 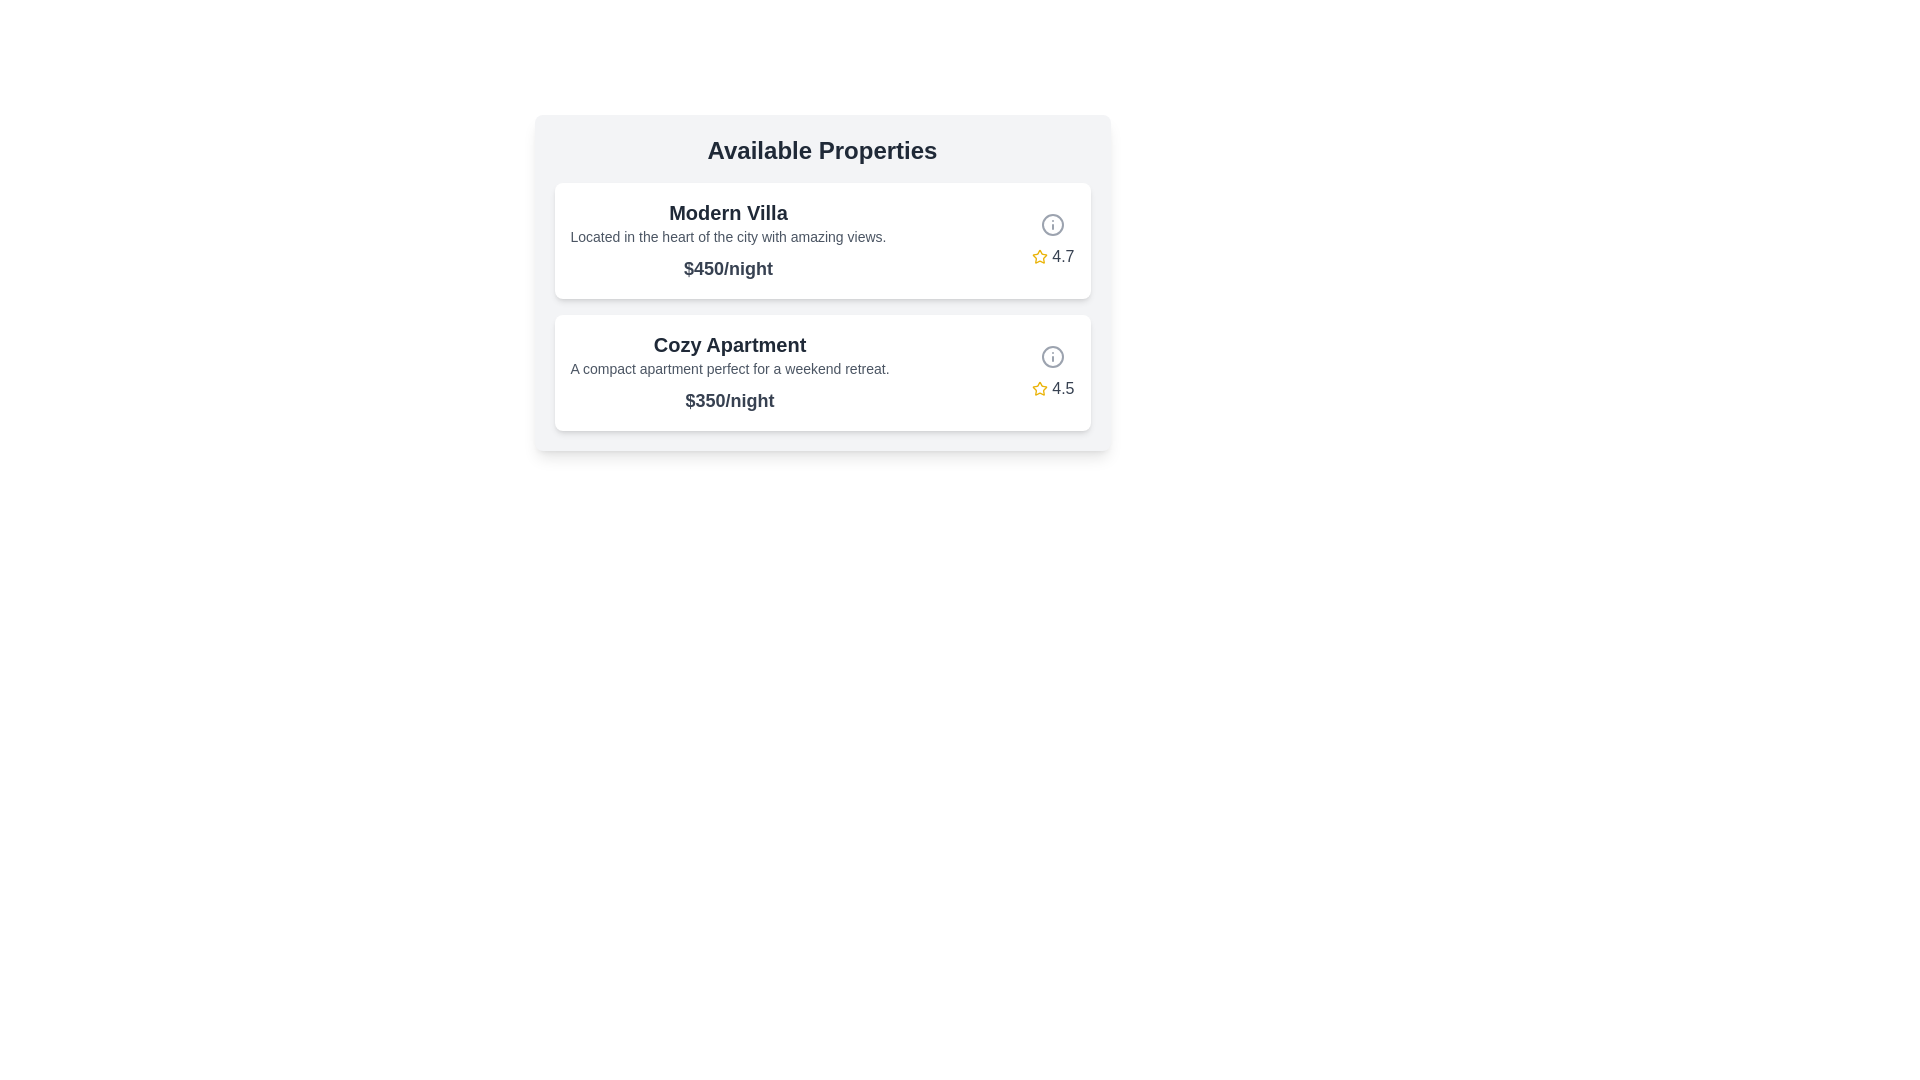 I want to click on the descriptive text element providing additional context about the 'Cozy Apartment' listing, which is positioned between the title and the price information, so click(x=728, y=369).